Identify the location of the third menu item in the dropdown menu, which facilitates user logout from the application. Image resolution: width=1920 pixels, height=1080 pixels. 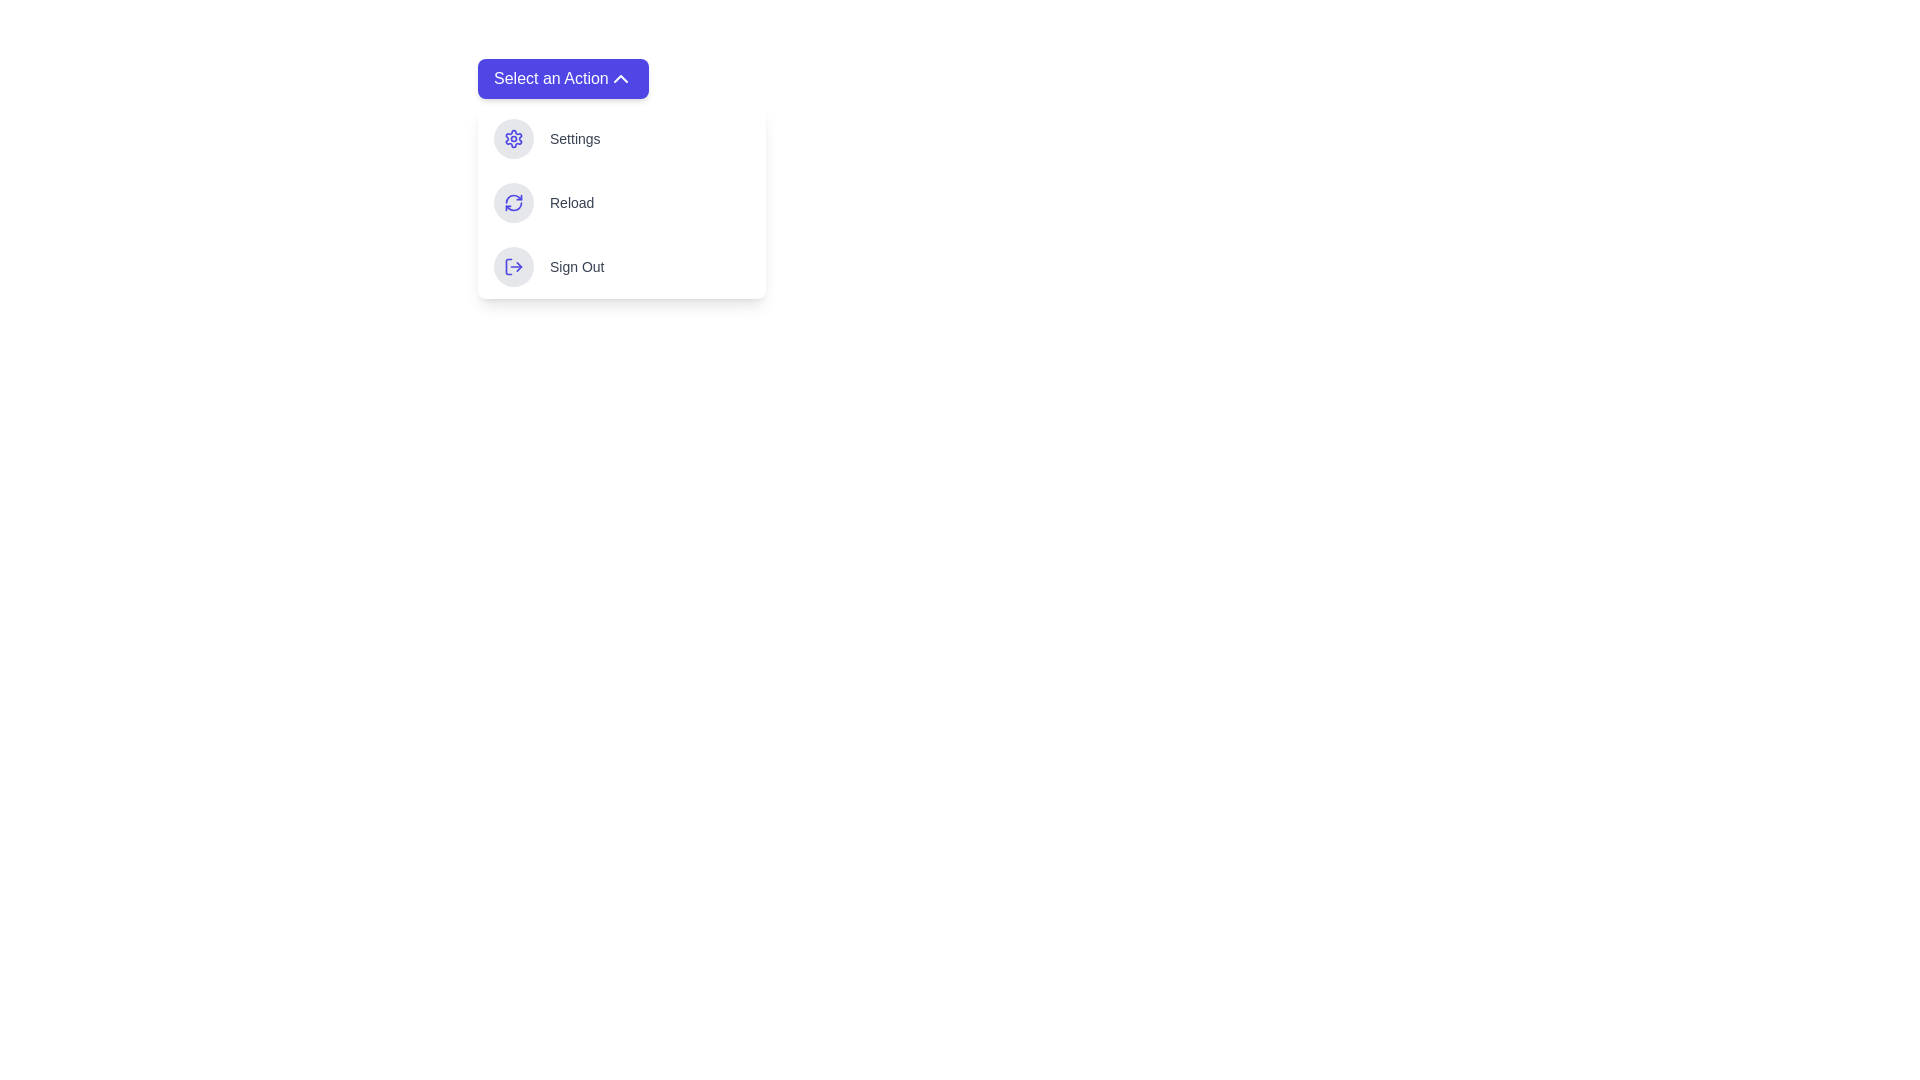
(621, 265).